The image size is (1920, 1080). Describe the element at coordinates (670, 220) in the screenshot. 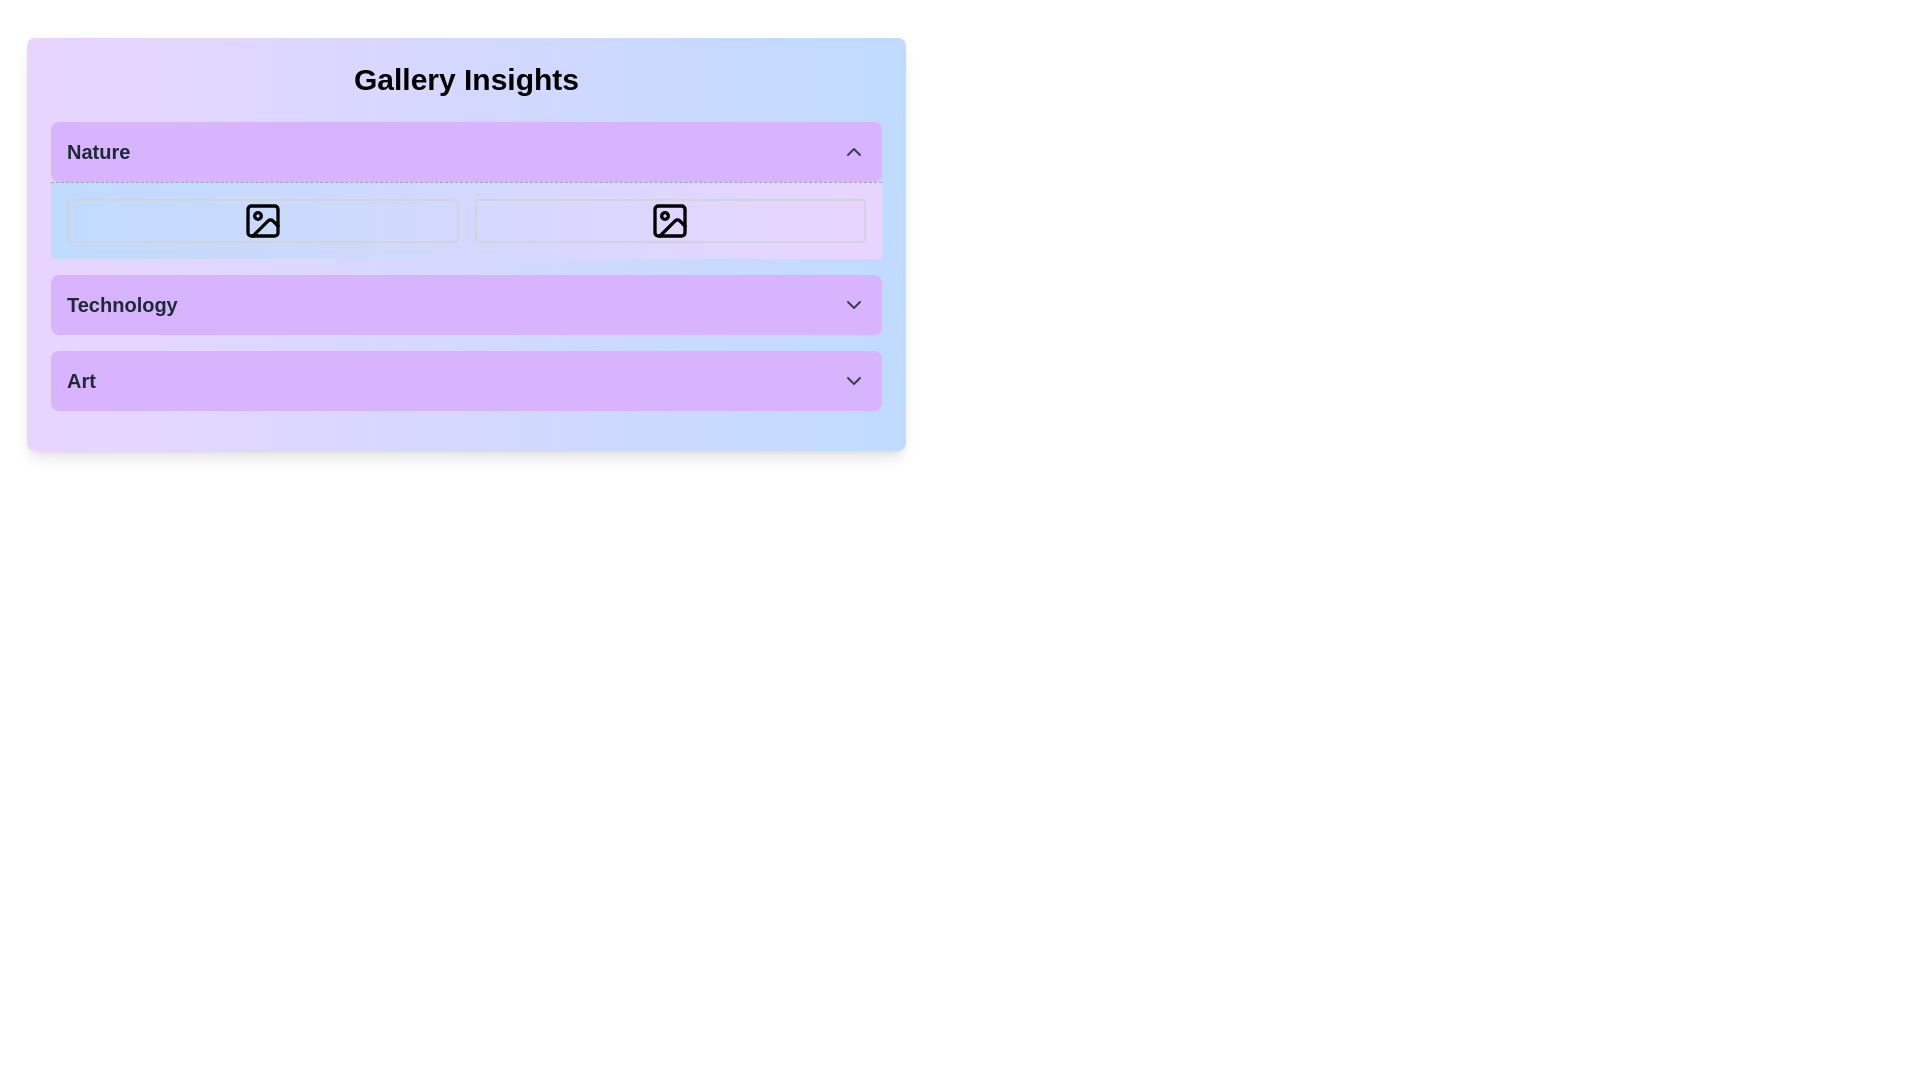

I see `the square icon boundary box with a rounded stroke outline in the 'Nature' section, which contains a circular feature and diagonal line, positioned as the second icon in the row` at that location.